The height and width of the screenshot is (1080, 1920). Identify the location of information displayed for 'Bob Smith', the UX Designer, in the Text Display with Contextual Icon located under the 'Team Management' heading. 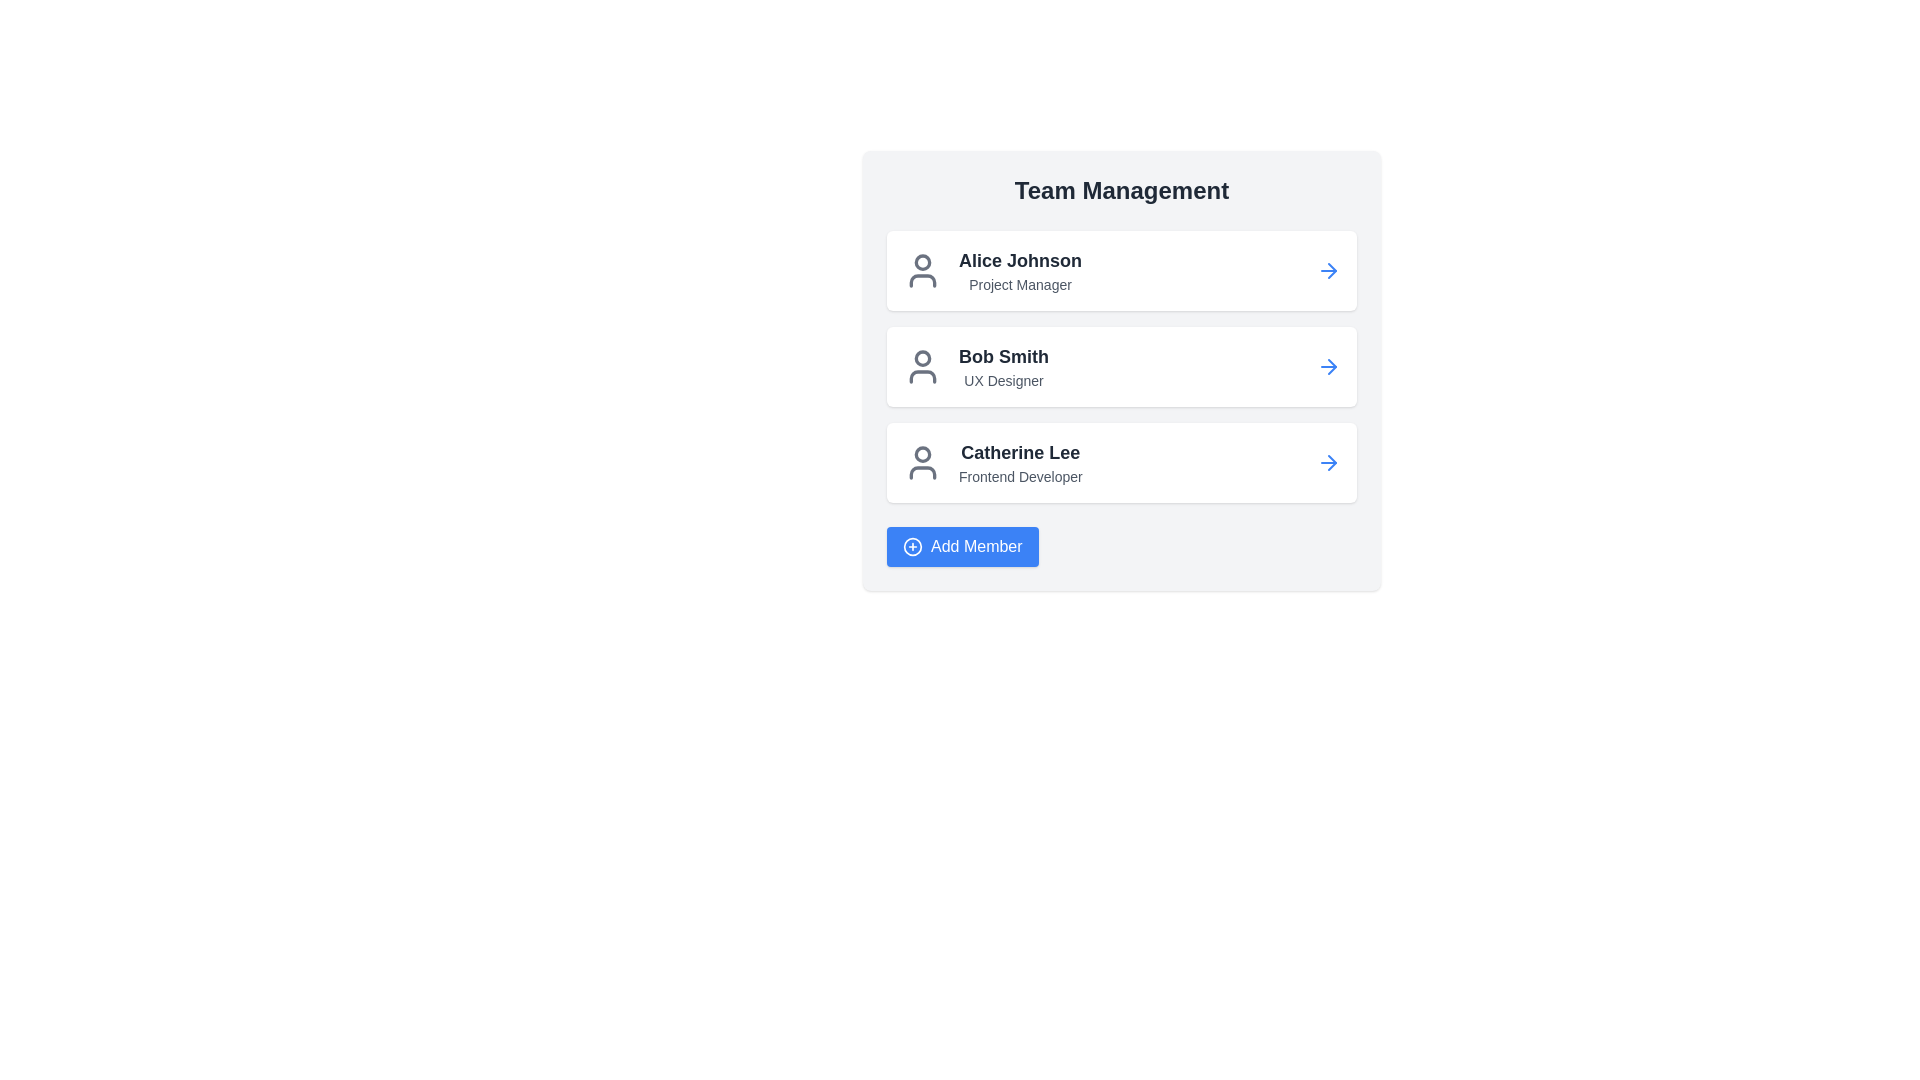
(975, 366).